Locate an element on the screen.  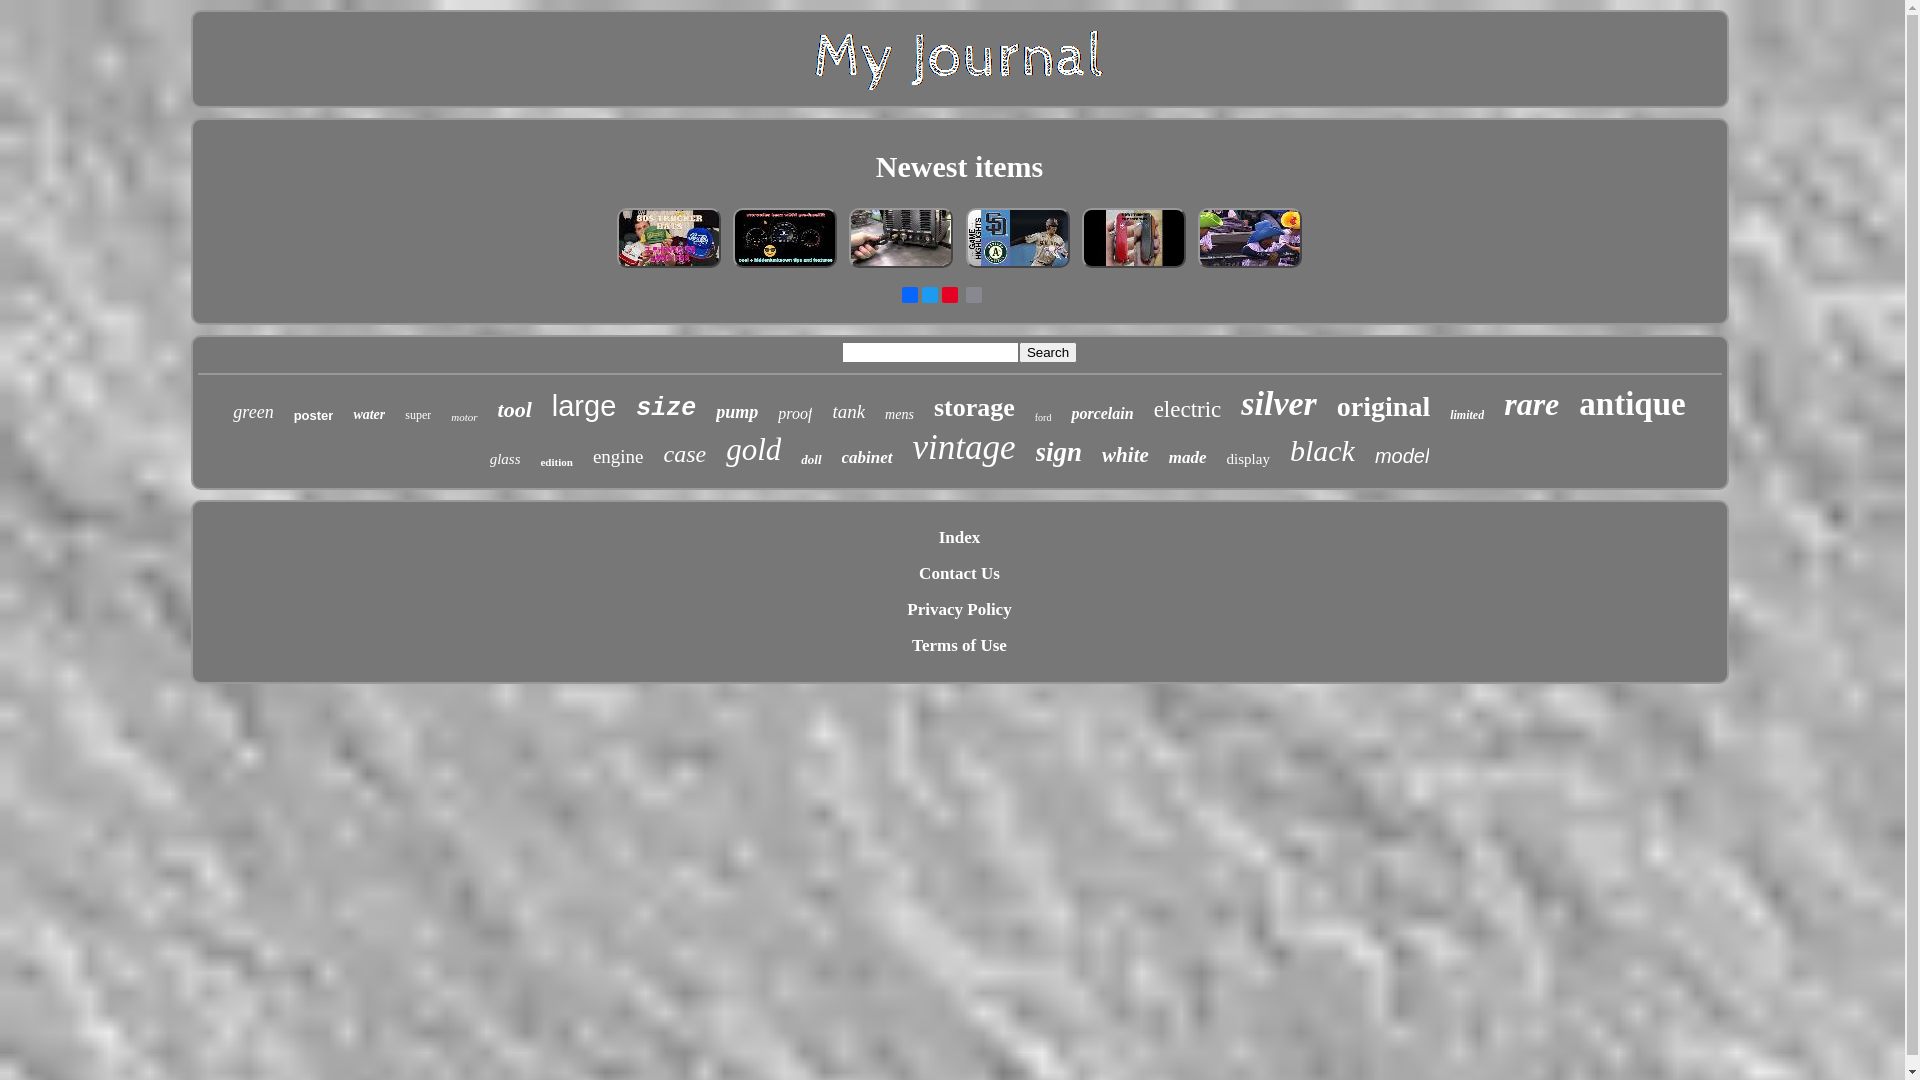
'made' is located at coordinates (1188, 458).